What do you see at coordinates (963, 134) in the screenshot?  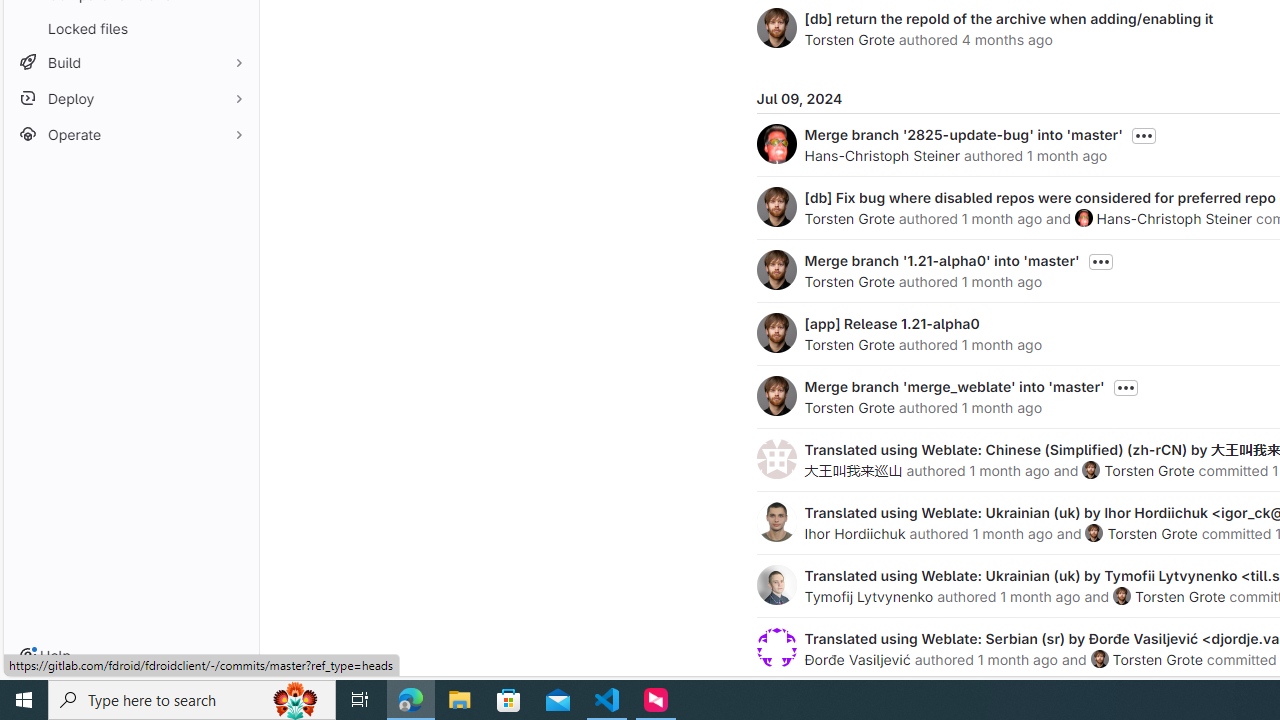 I see `'Merge branch '` at bounding box center [963, 134].